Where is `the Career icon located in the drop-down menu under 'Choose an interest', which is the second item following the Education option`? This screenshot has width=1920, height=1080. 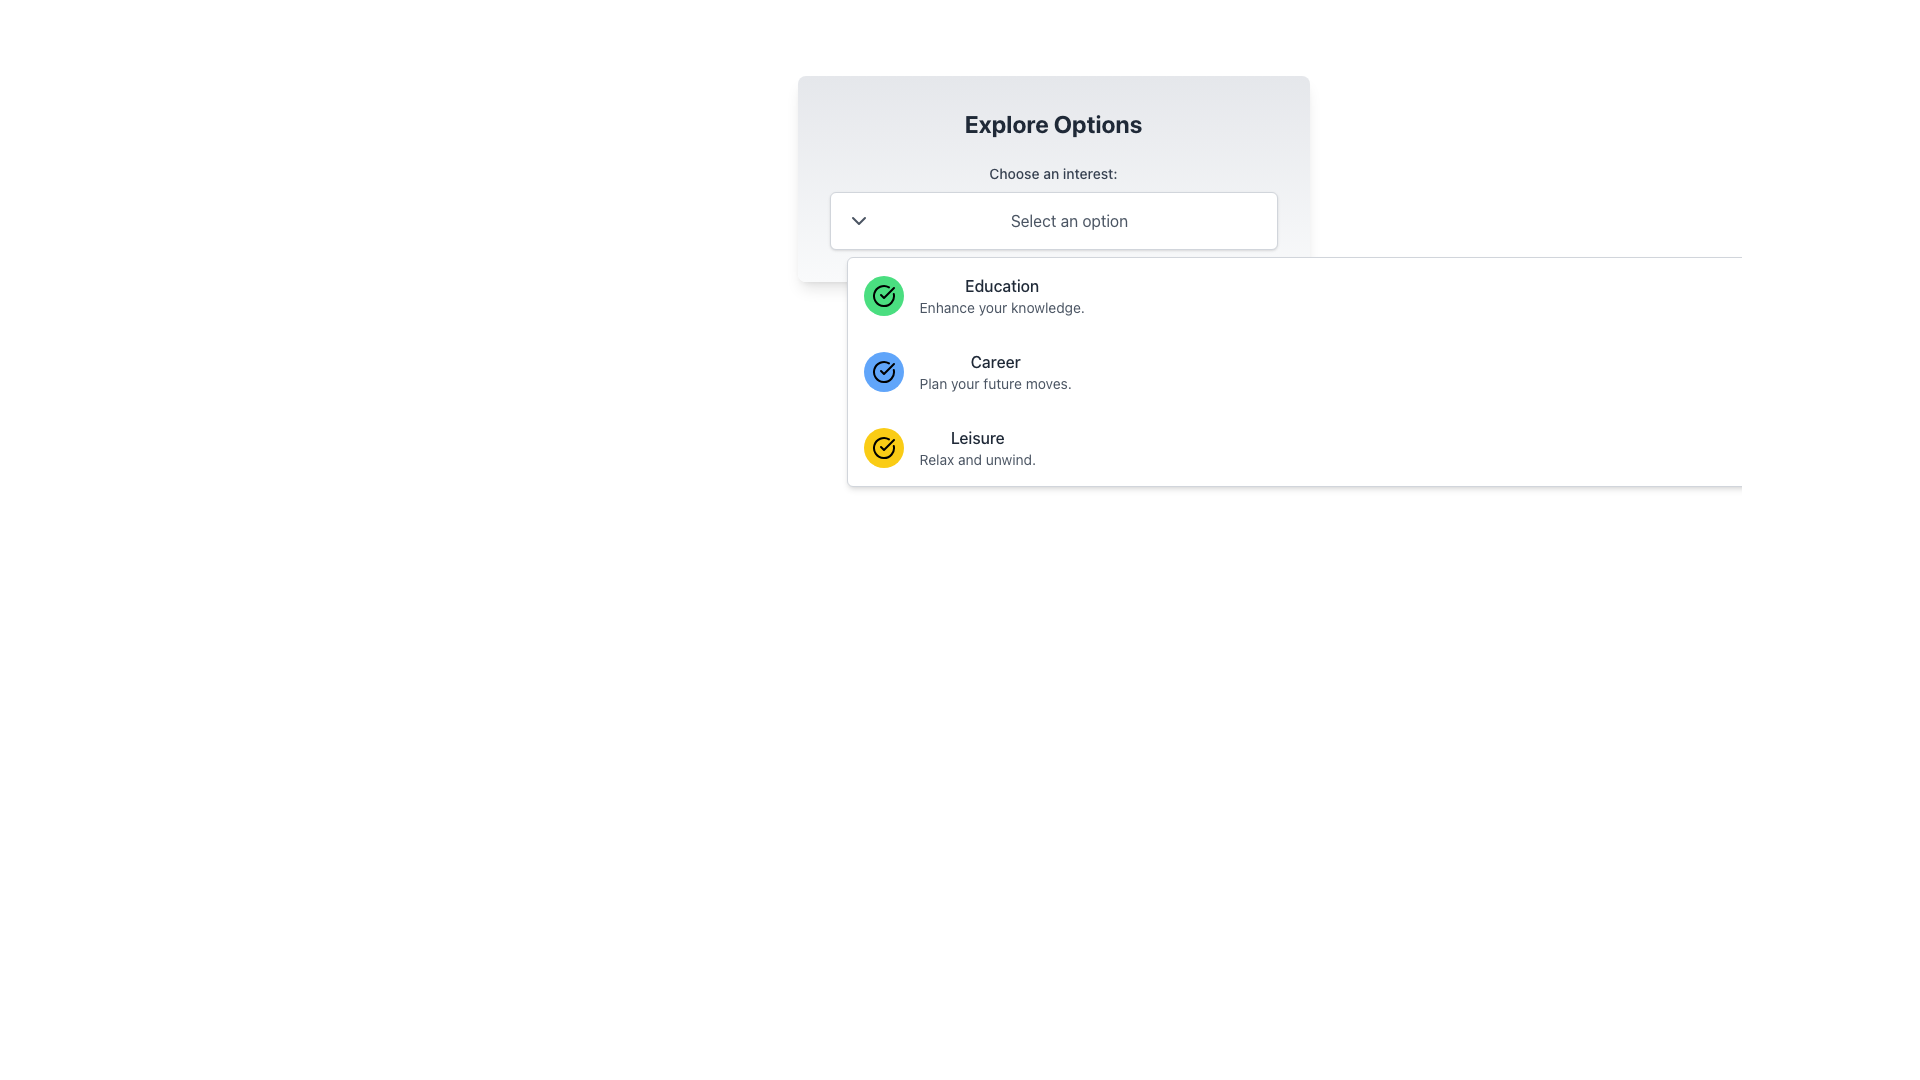
the Career icon located in the drop-down menu under 'Choose an interest', which is the second item following the Education option is located at coordinates (882, 371).